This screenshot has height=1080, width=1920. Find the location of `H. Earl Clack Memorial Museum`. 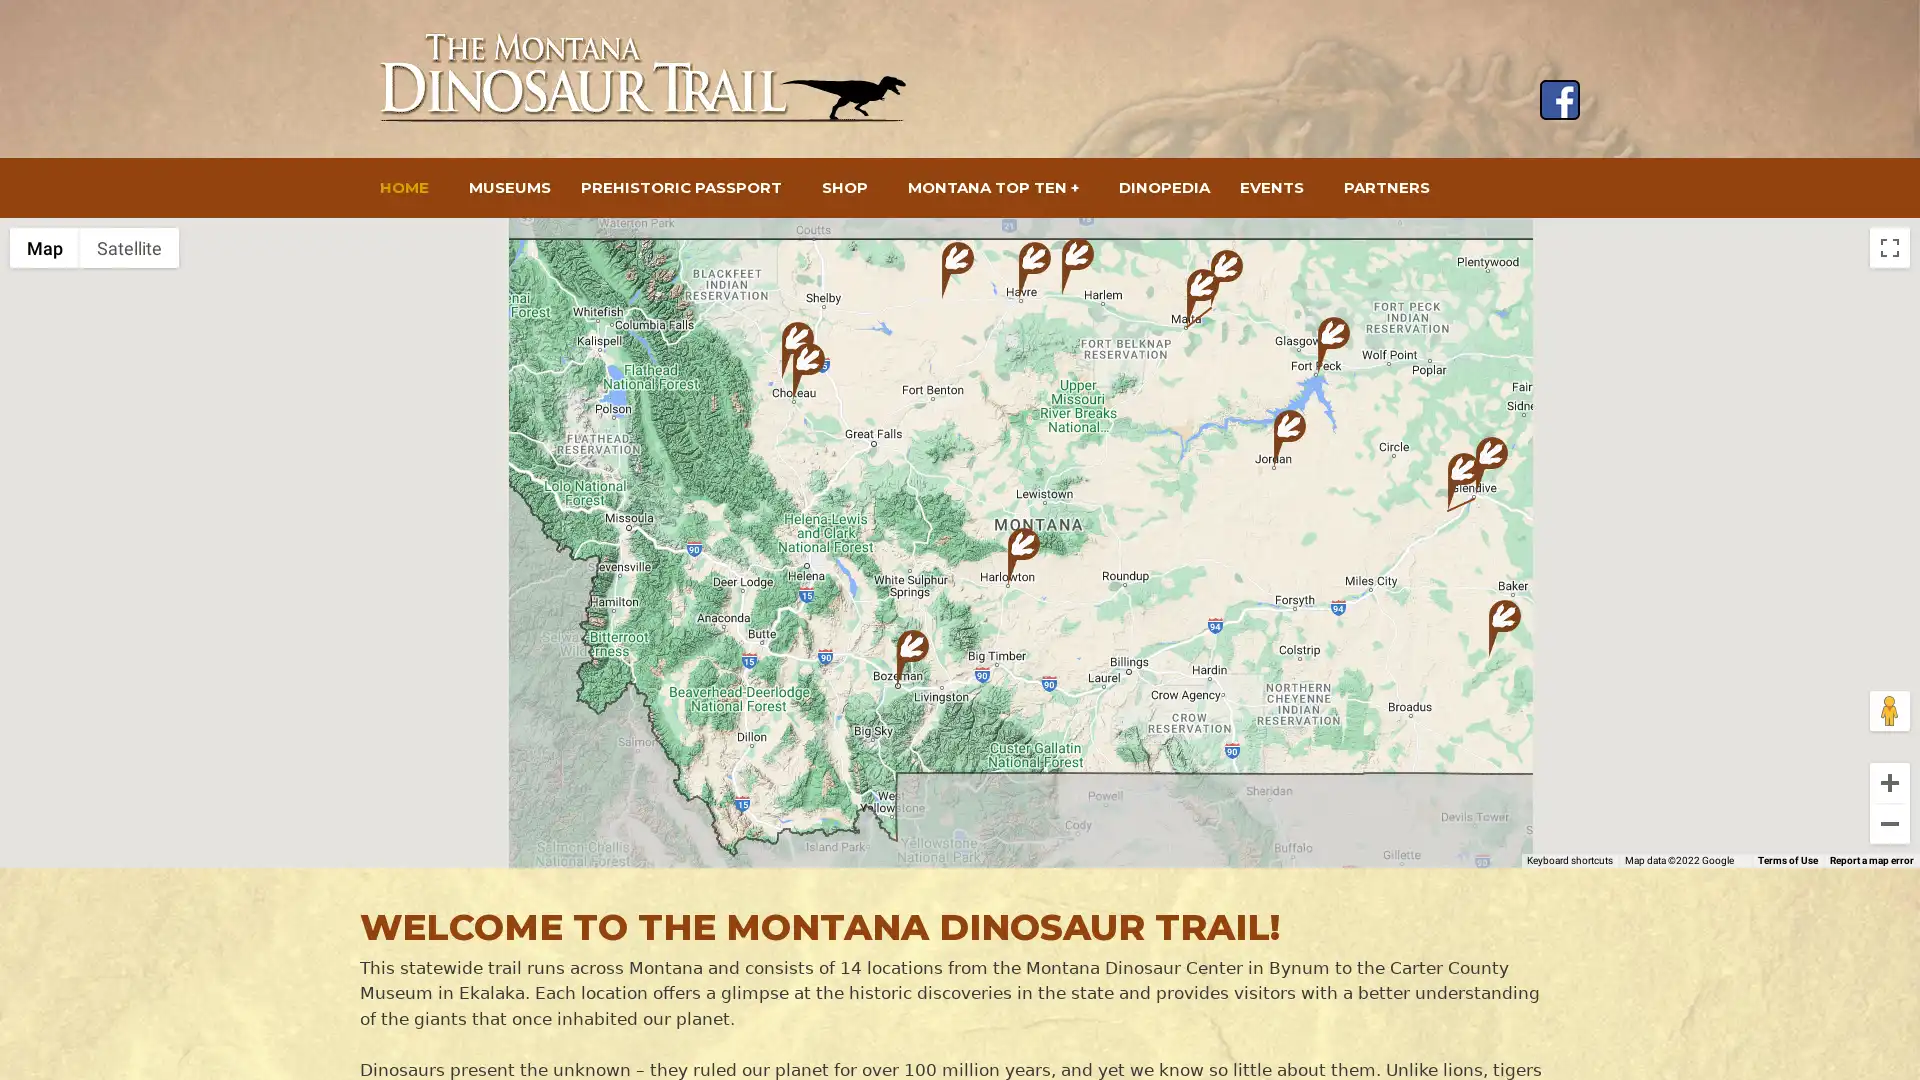

H. Earl Clack Memorial Museum is located at coordinates (1035, 270).